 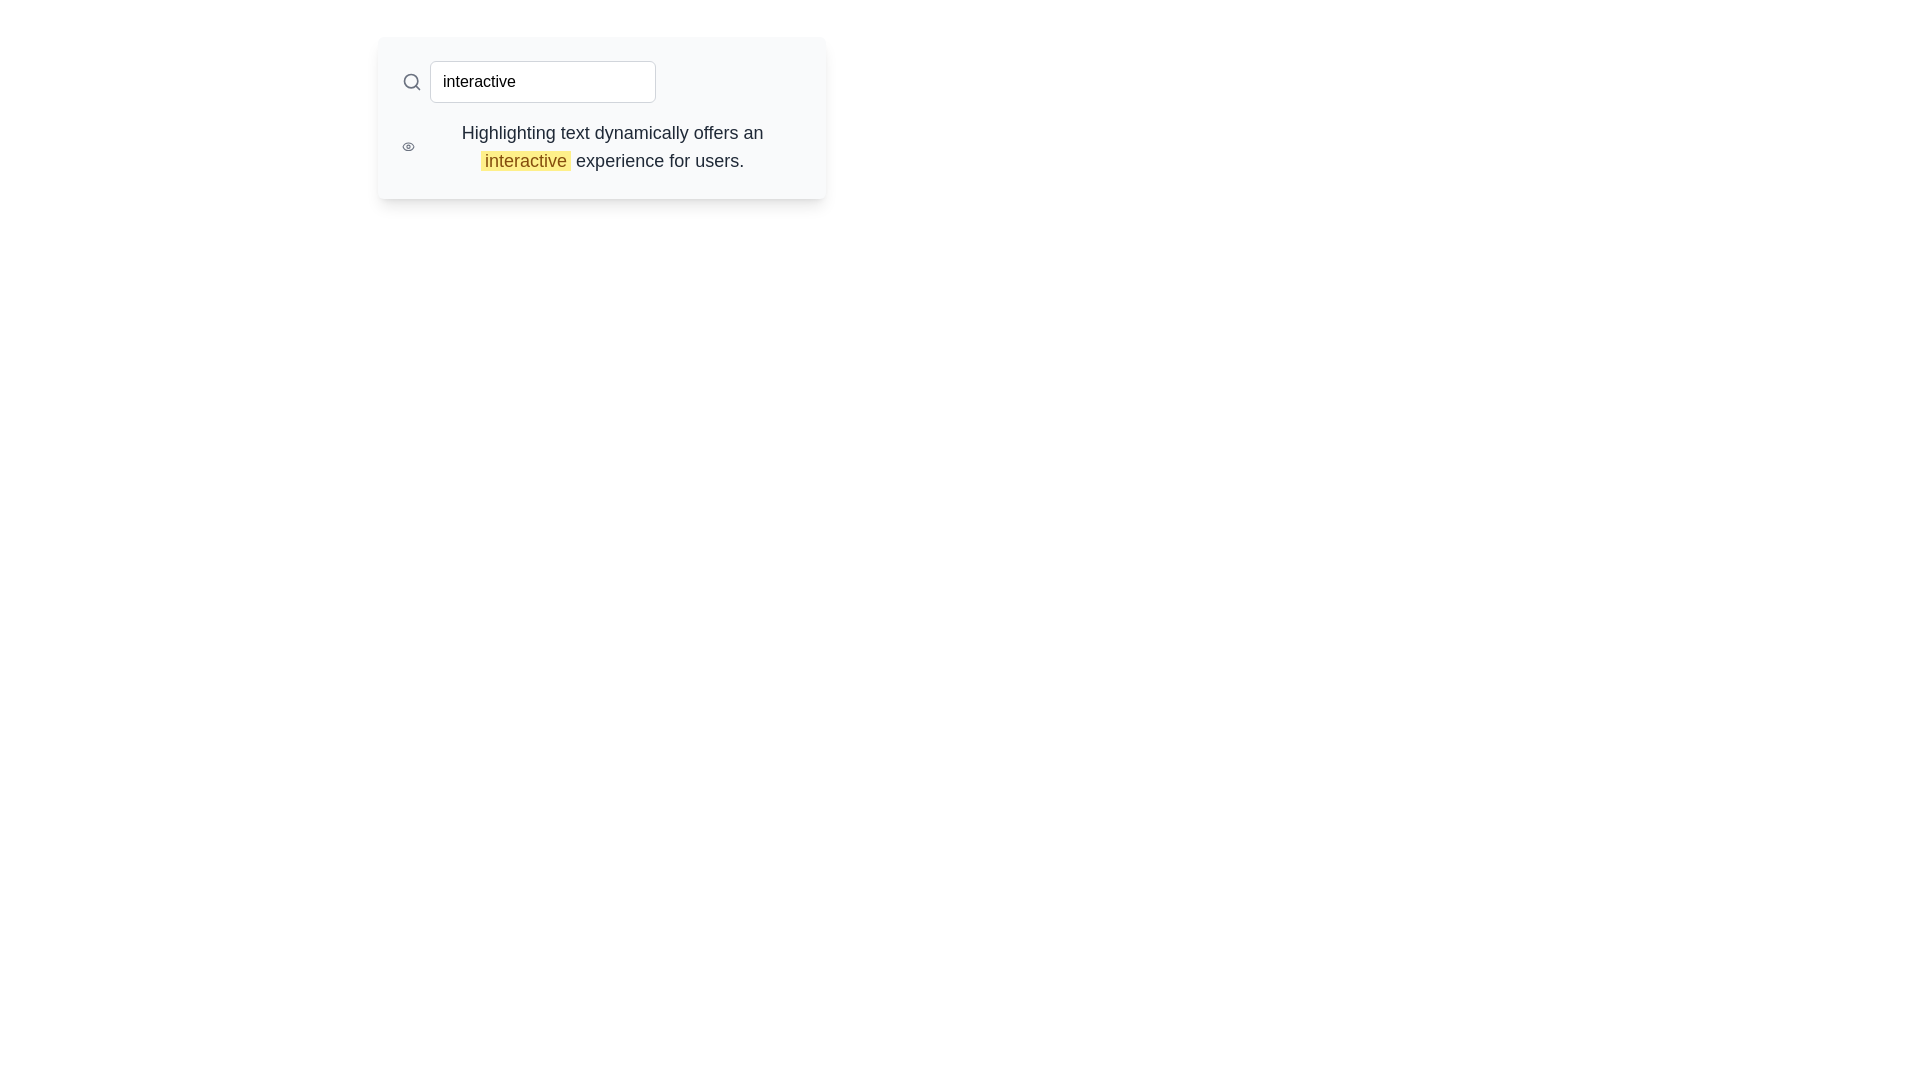 What do you see at coordinates (411, 80) in the screenshot?
I see `the search icon shaped like a magnifying glass, located at the leftmost edge of the horizontal layout` at bounding box center [411, 80].